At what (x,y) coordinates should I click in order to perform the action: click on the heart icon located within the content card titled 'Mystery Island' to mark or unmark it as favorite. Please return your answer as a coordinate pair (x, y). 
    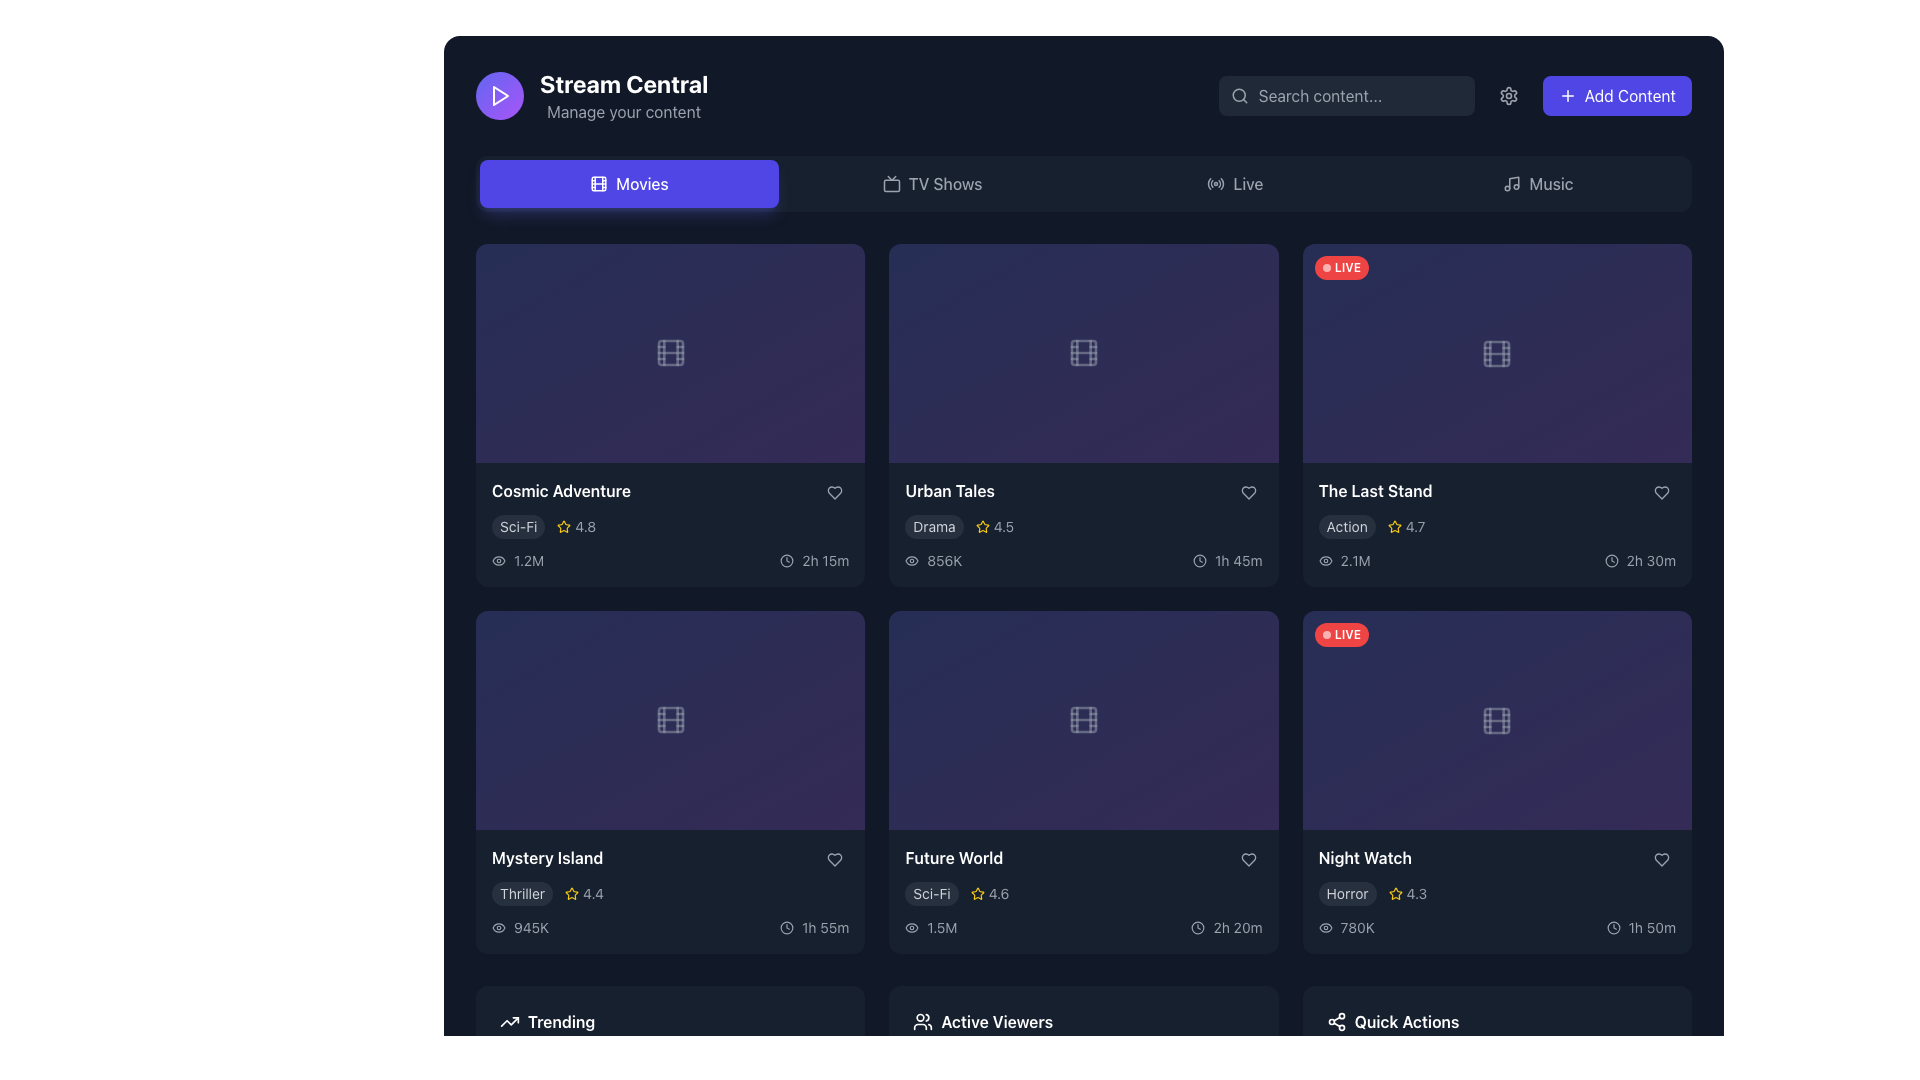
    Looking at the image, I should click on (835, 859).